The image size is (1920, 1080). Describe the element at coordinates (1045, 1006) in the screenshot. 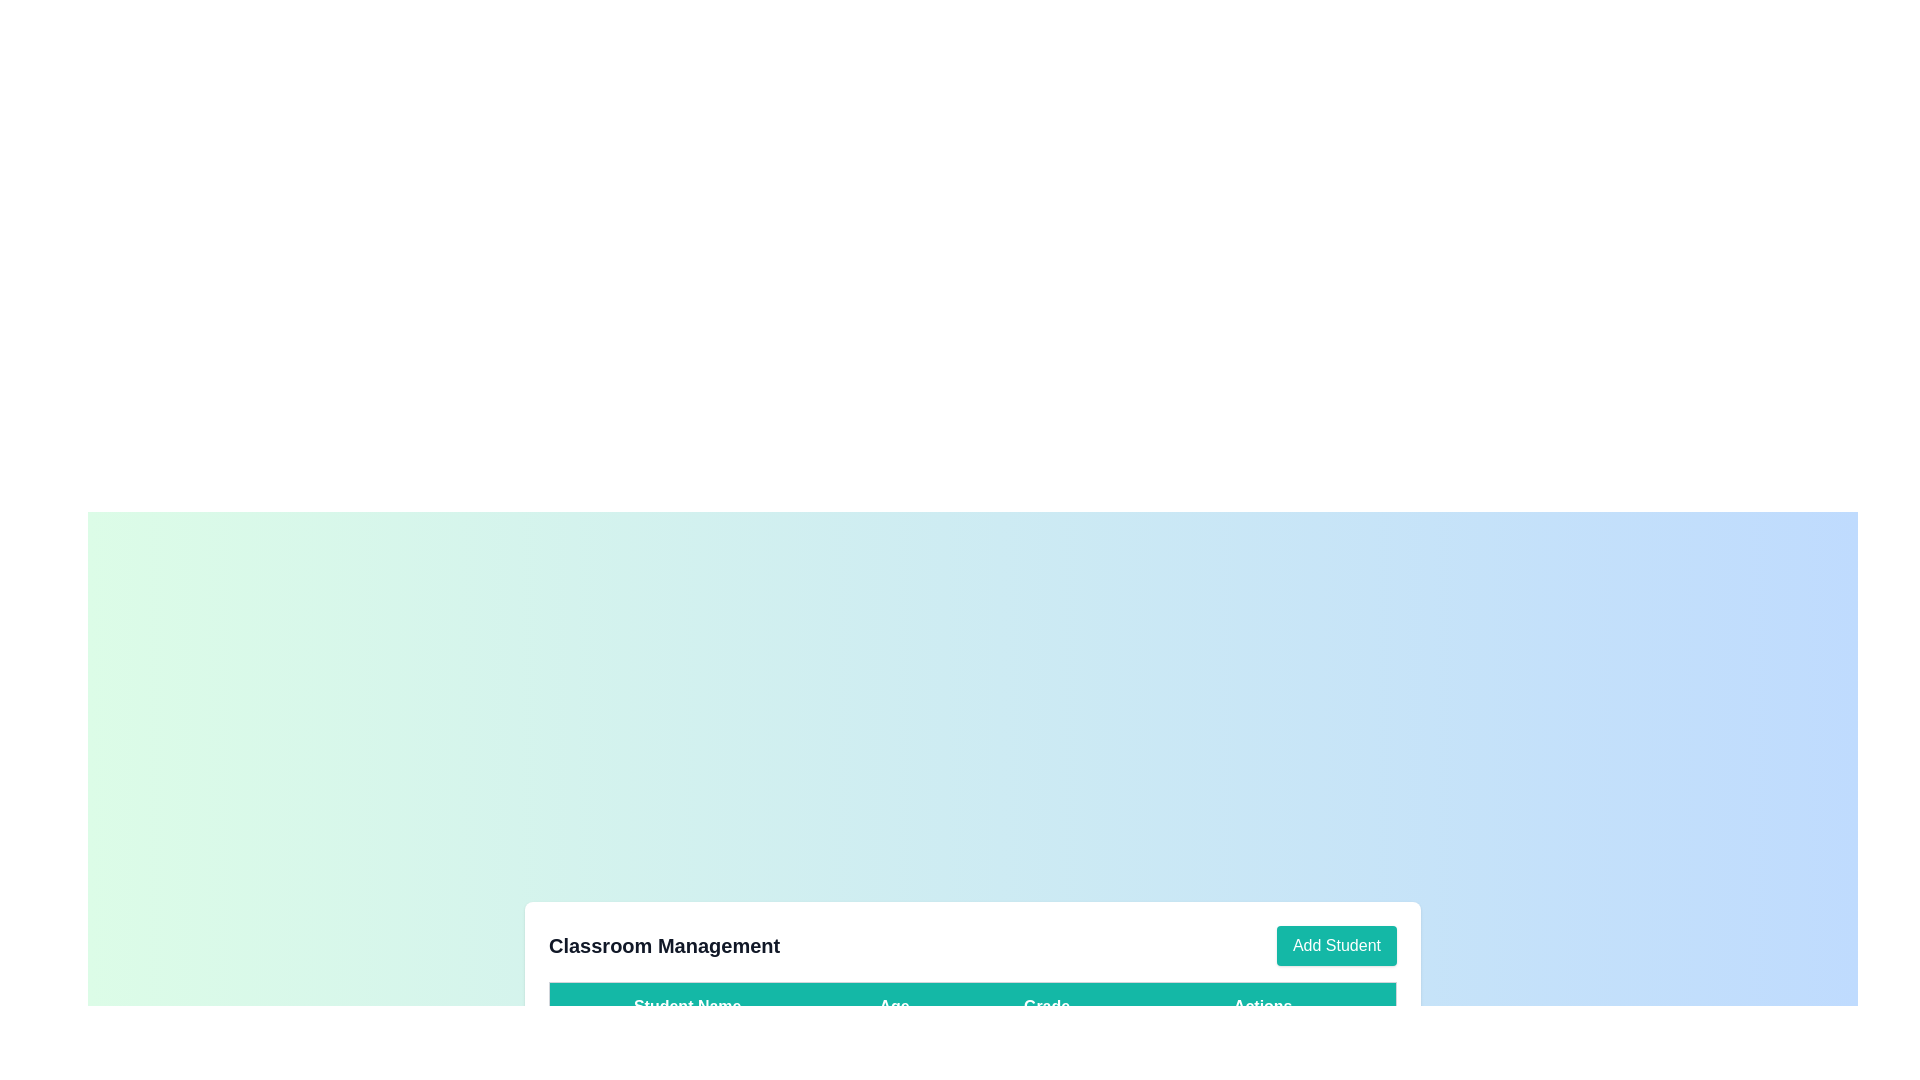

I see `the 'Grade' text label, which is the third label in a header row with a green background, displaying the word 'Grade' in white text` at that location.